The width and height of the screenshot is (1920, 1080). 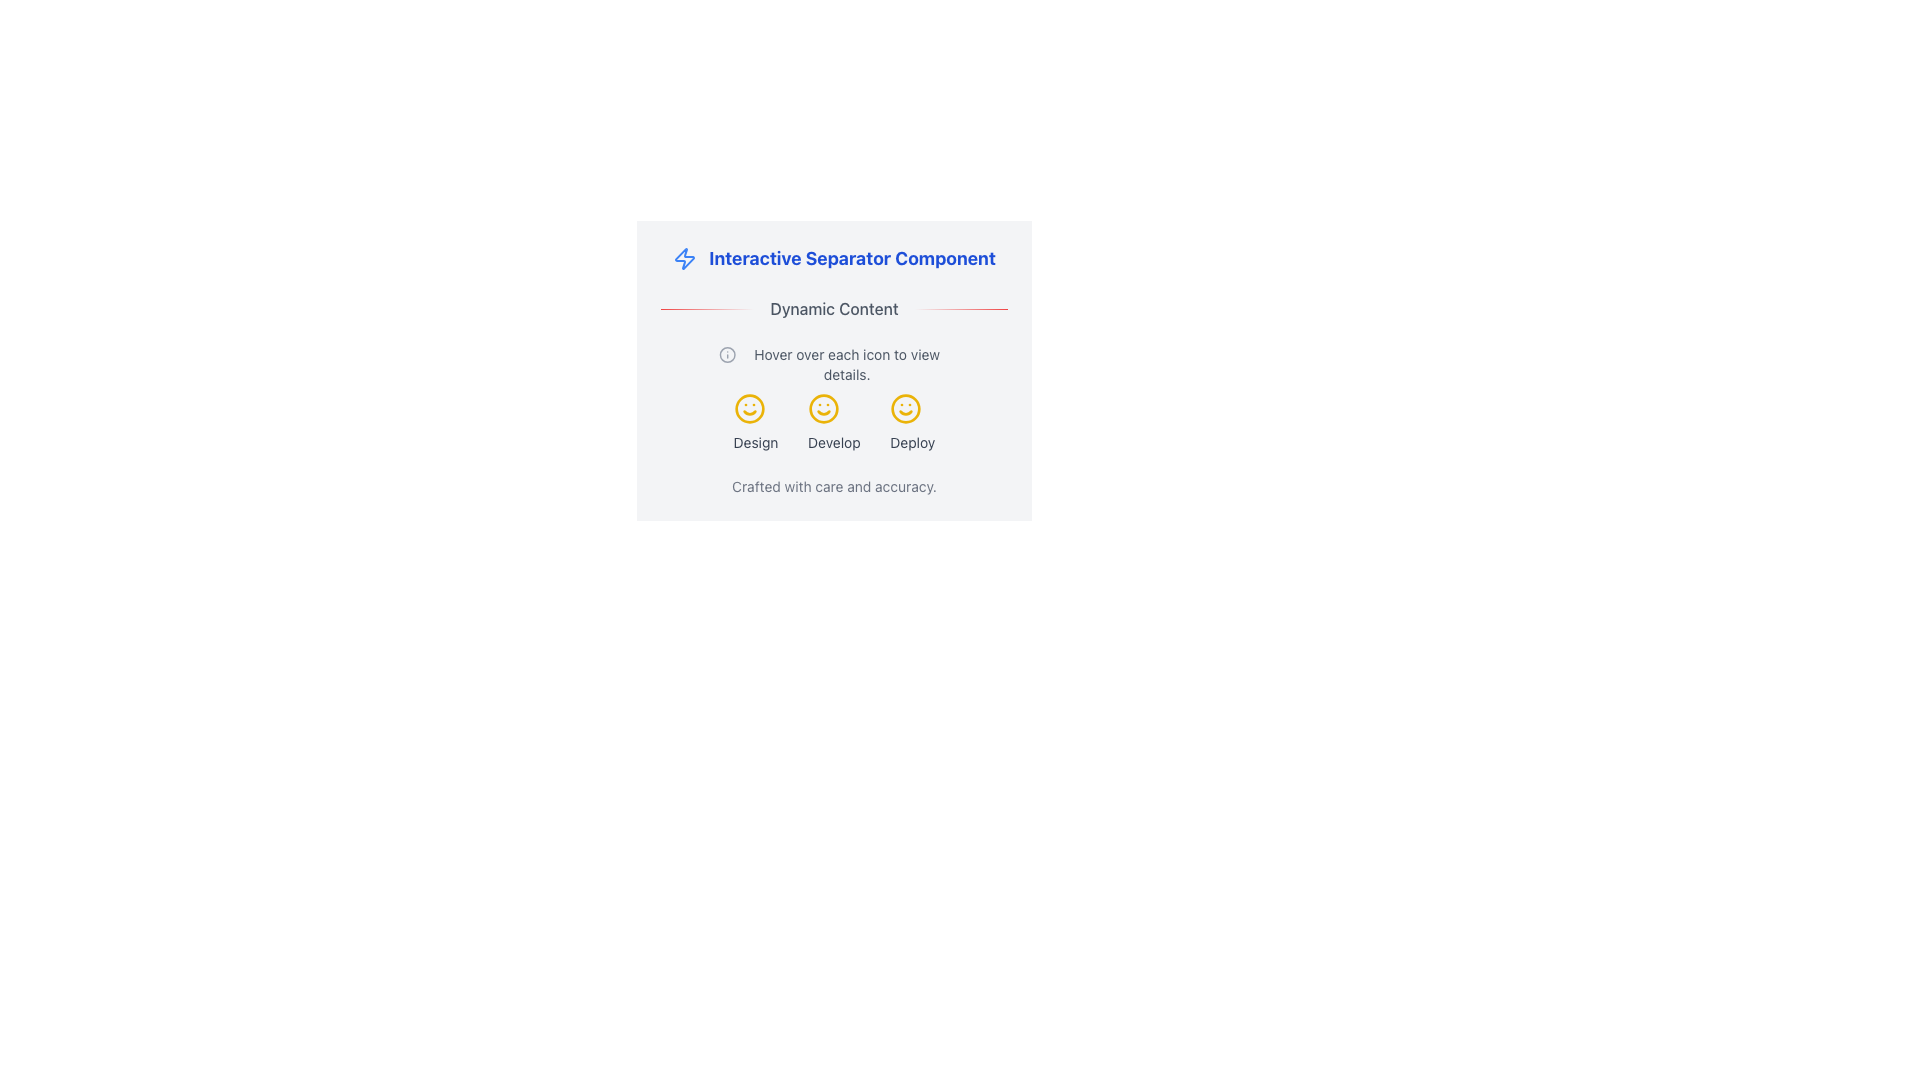 I want to click on the 'Design' icon with text label, so click(x=755, y=422).